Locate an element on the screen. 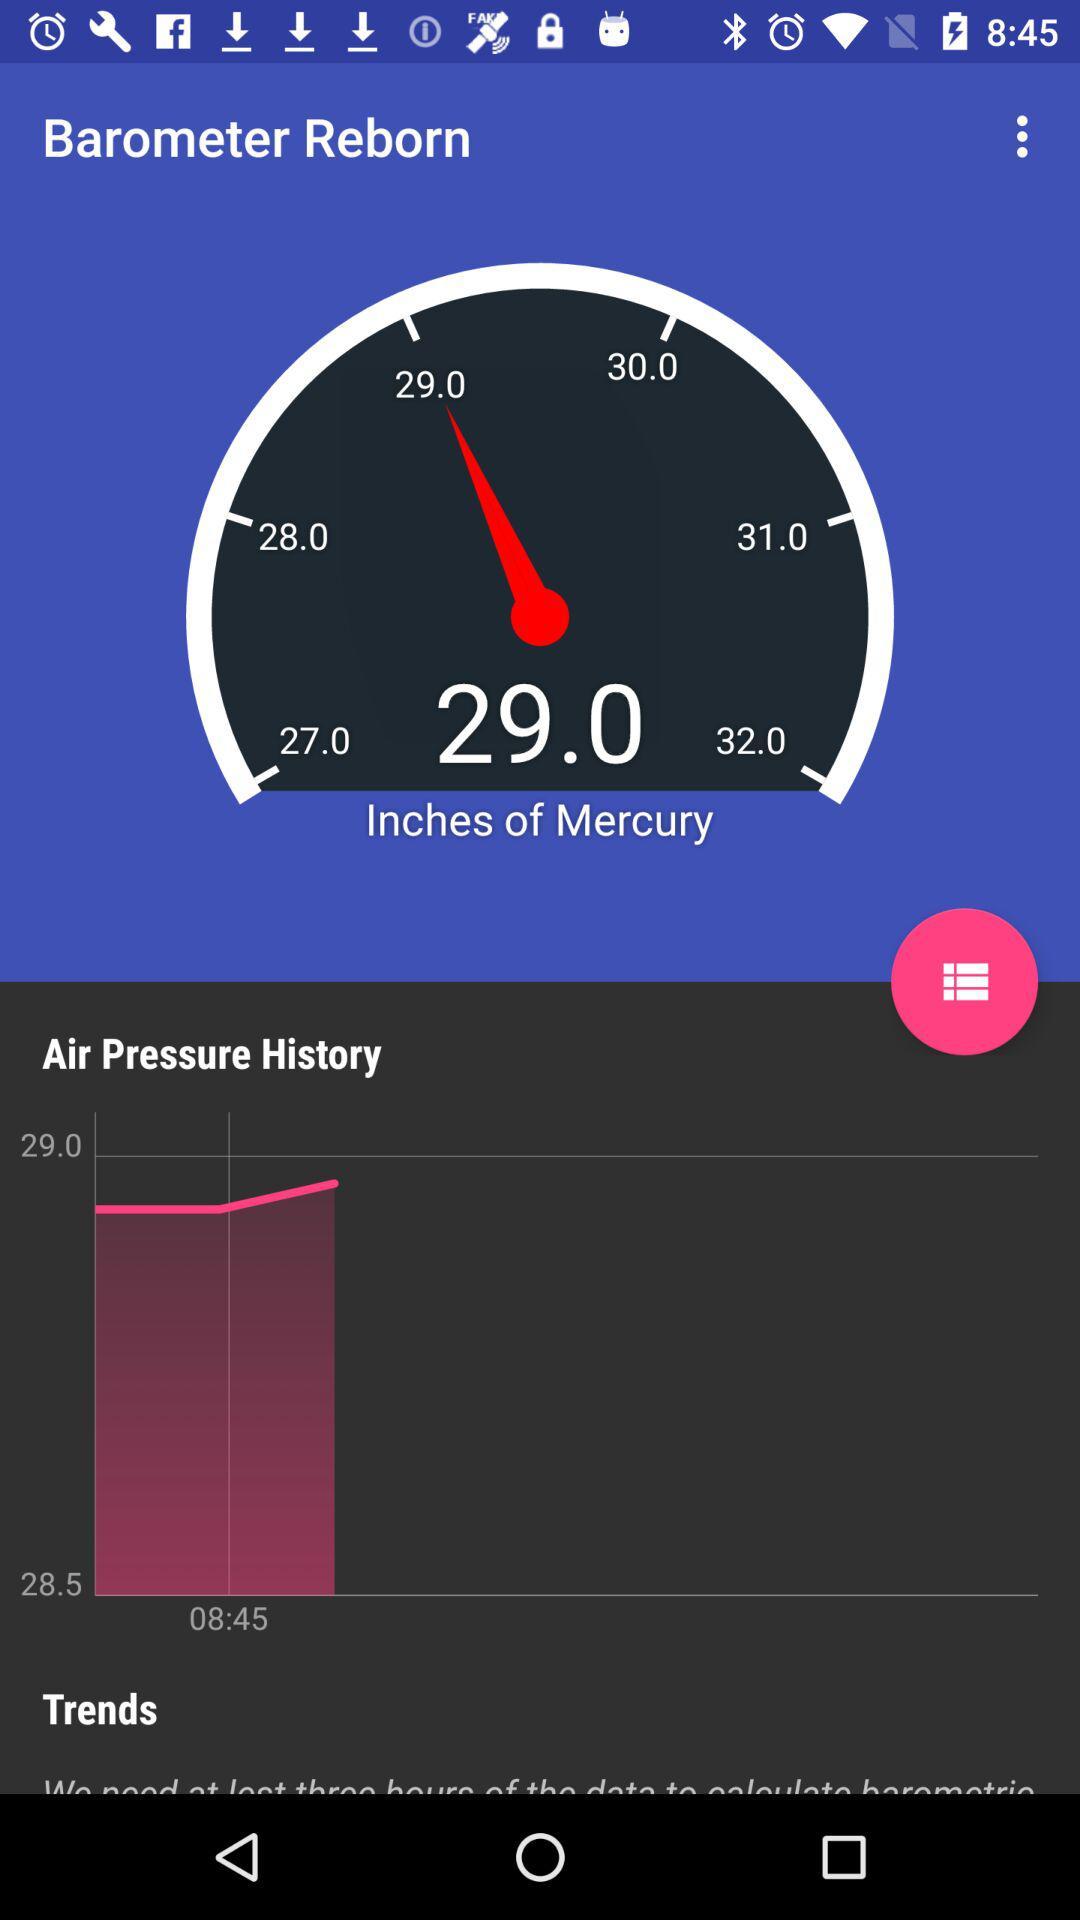 Image resolution: width=1080 pixels, height=1920 pixels. the item next to the barometer reborn is located at coordinates (1027, 135).